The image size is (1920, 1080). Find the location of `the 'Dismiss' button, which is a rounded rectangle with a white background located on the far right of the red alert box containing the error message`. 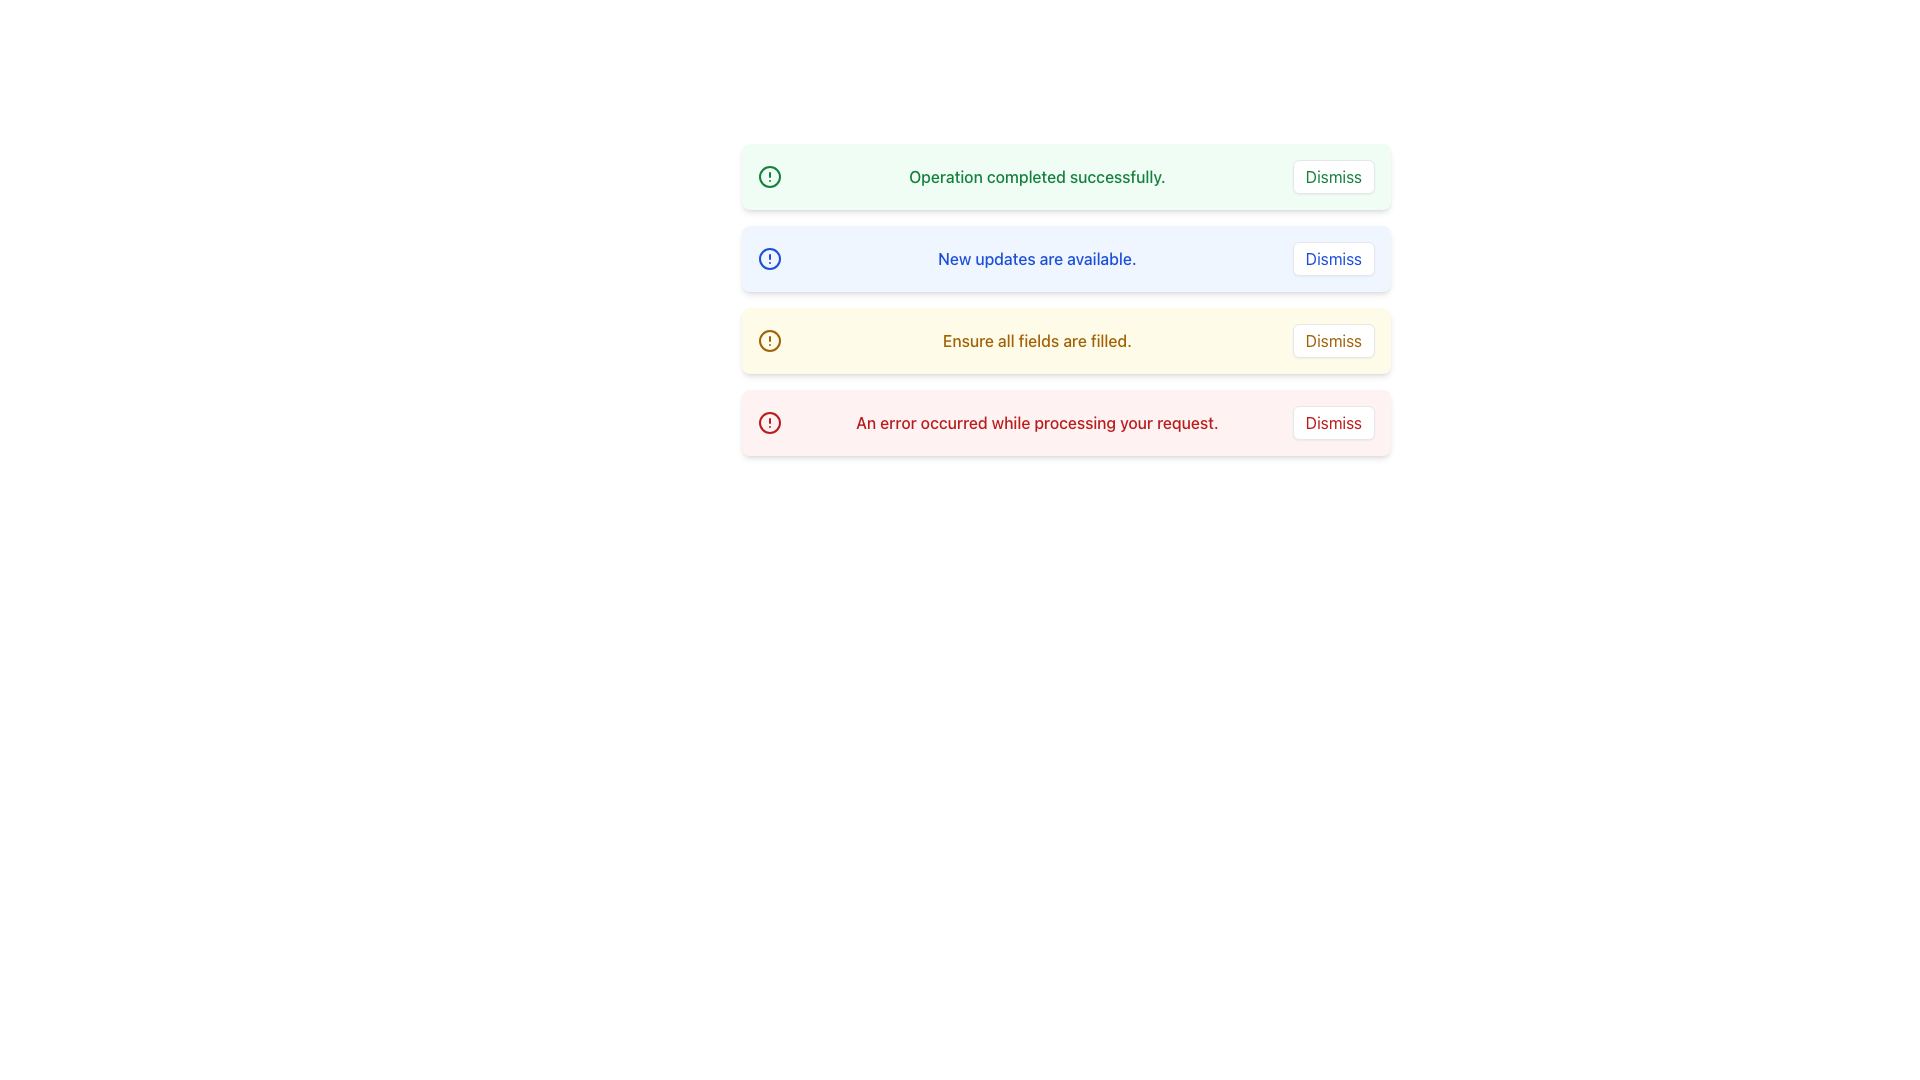

the 'Dismiss' button, which is a rounded rectangle with a white background located on the far right of the red alert box containing the error message is located at coordinates (1333, 422).